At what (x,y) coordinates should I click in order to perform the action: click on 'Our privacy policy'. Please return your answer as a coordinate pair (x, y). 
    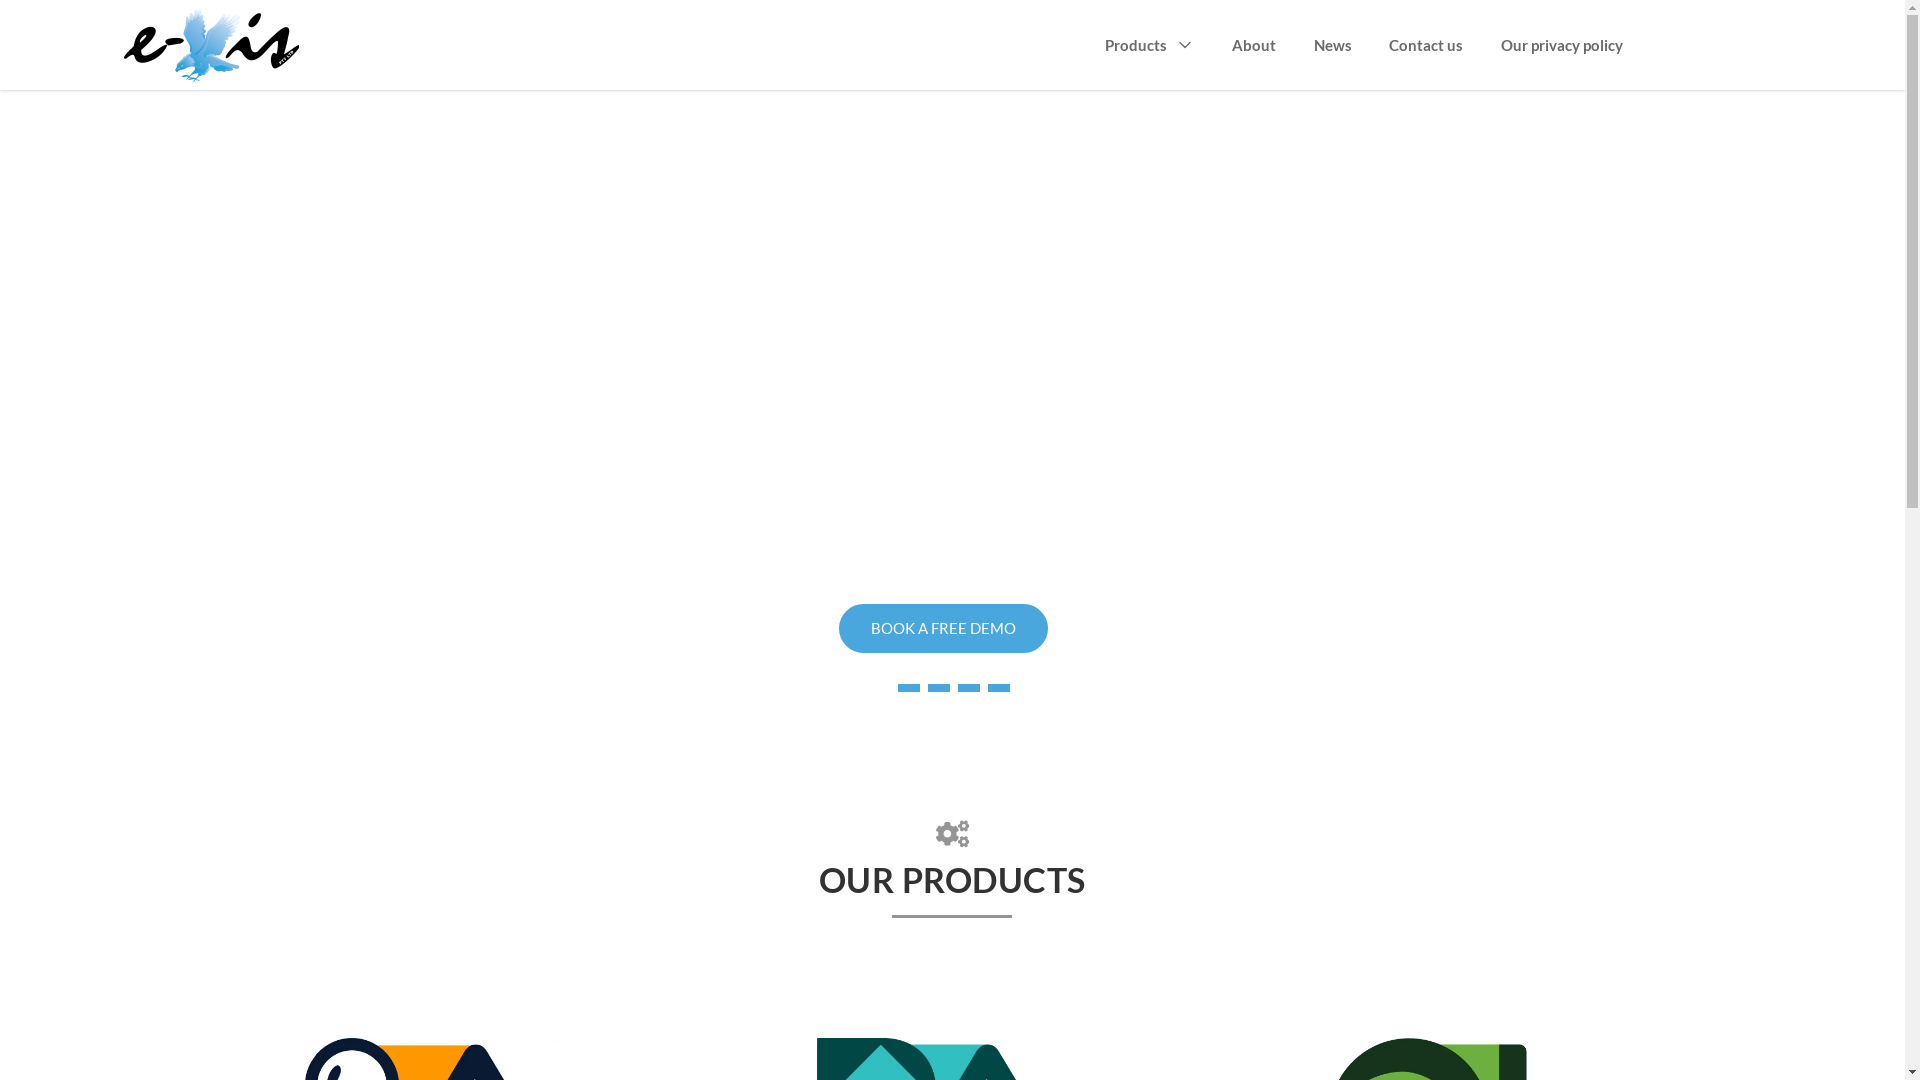
    Looking at the image, I should click on (1501, 45).